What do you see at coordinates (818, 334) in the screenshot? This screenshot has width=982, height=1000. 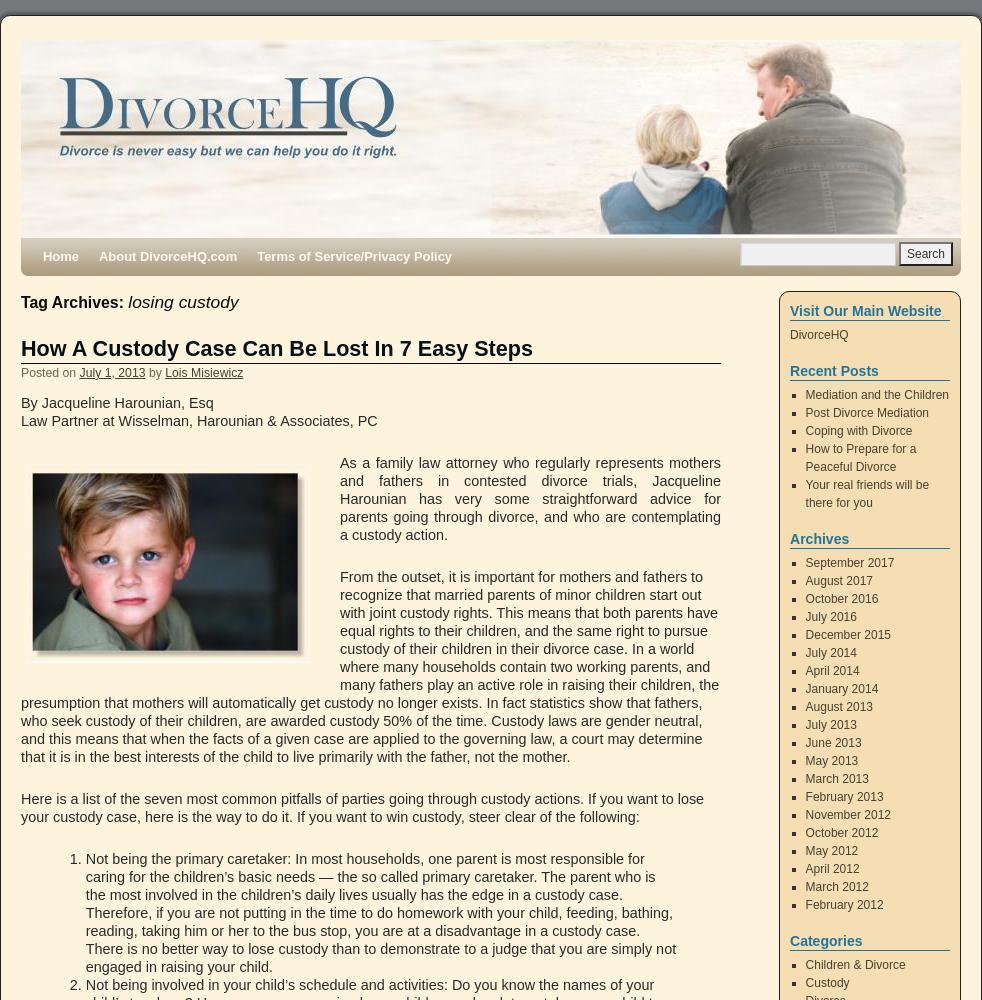 I see `'DivorceHQ'` at bounding box center [818, 334].